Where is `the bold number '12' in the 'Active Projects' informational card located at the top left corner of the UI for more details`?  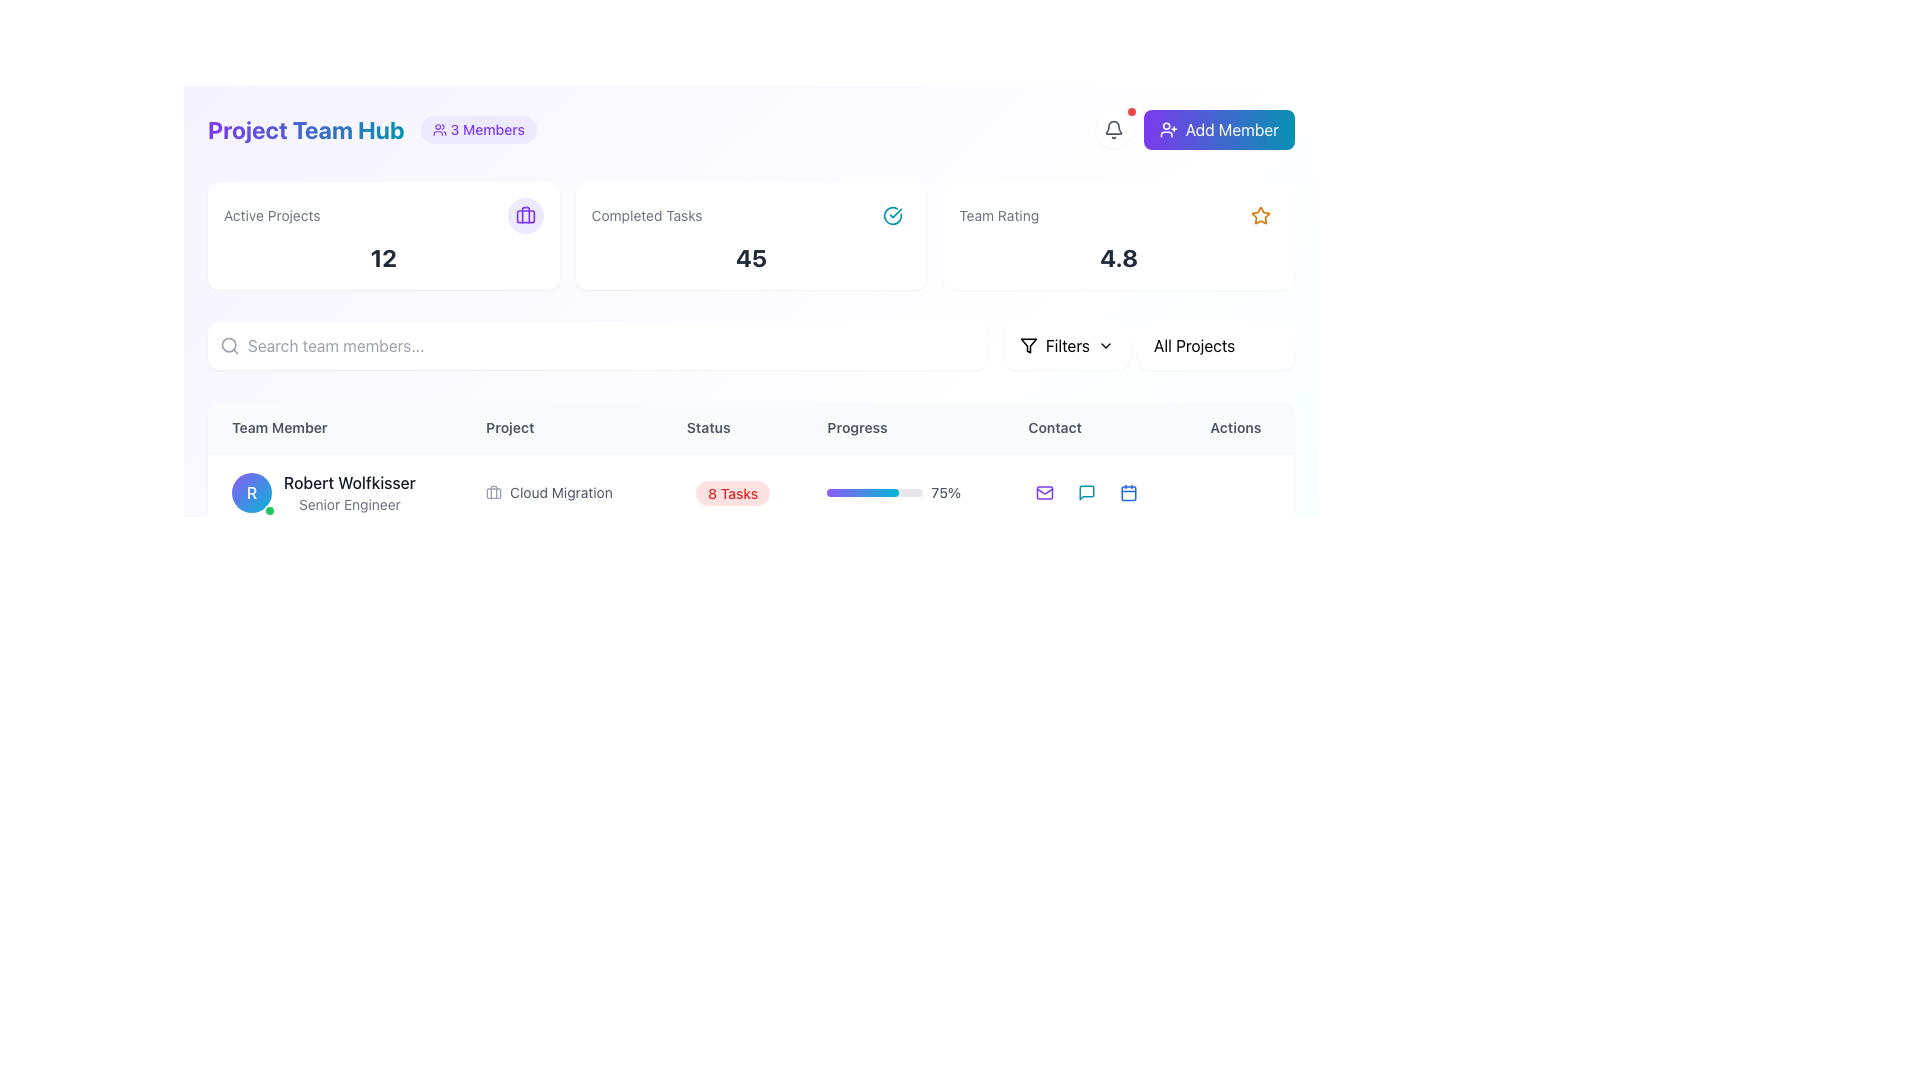 the bold number '12' in the 'Active Projects' informational card located at the top left corner of the UI for more details is located at coordinates (383, 234).